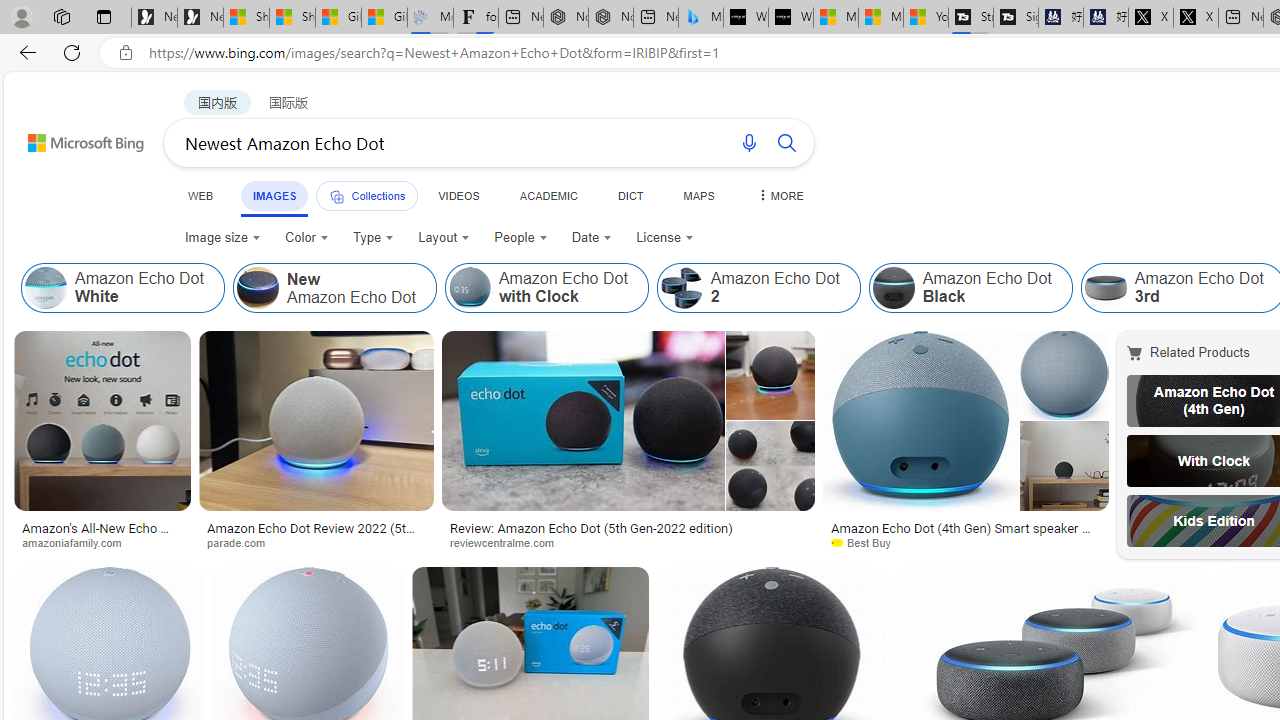 This screenshot has width=1280, height=720. I want to click on 'Newsletter Sign Up', so click(200, 17).